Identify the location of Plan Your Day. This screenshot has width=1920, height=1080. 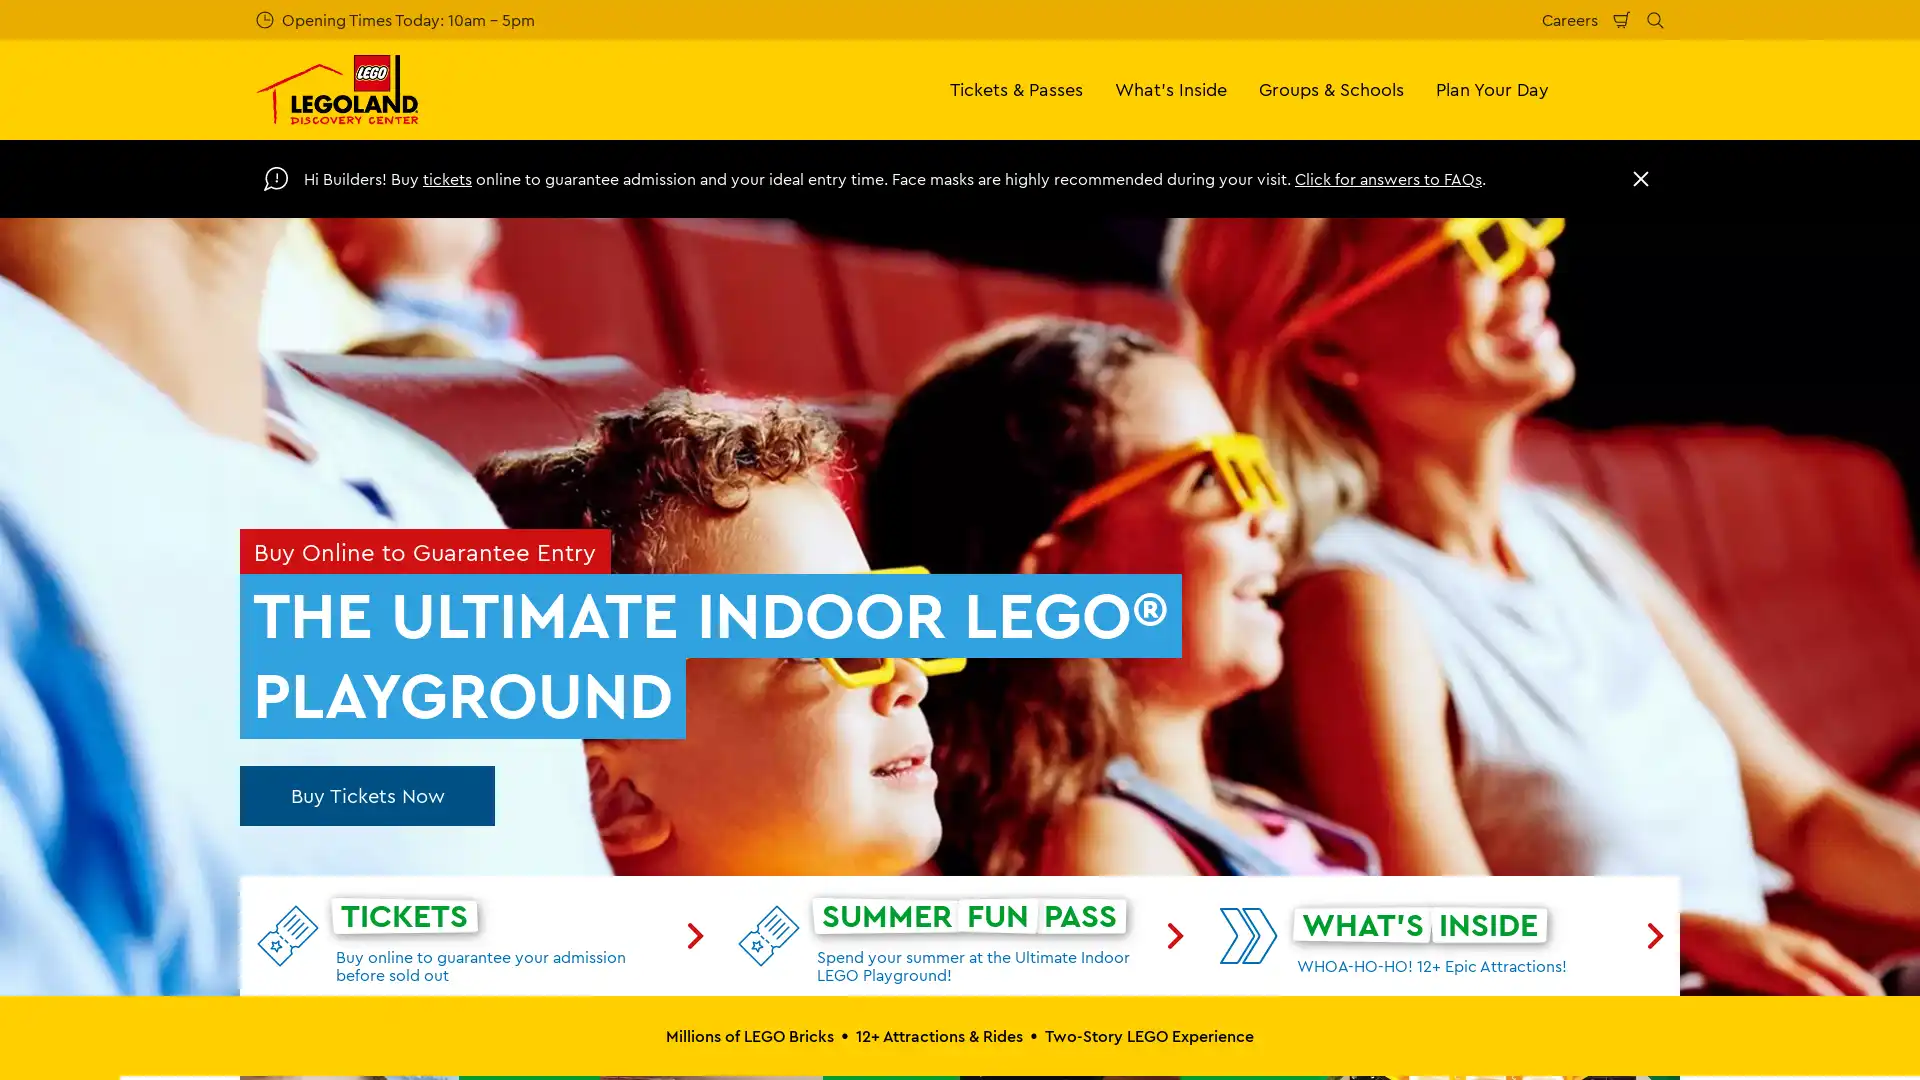
(1492, 88).